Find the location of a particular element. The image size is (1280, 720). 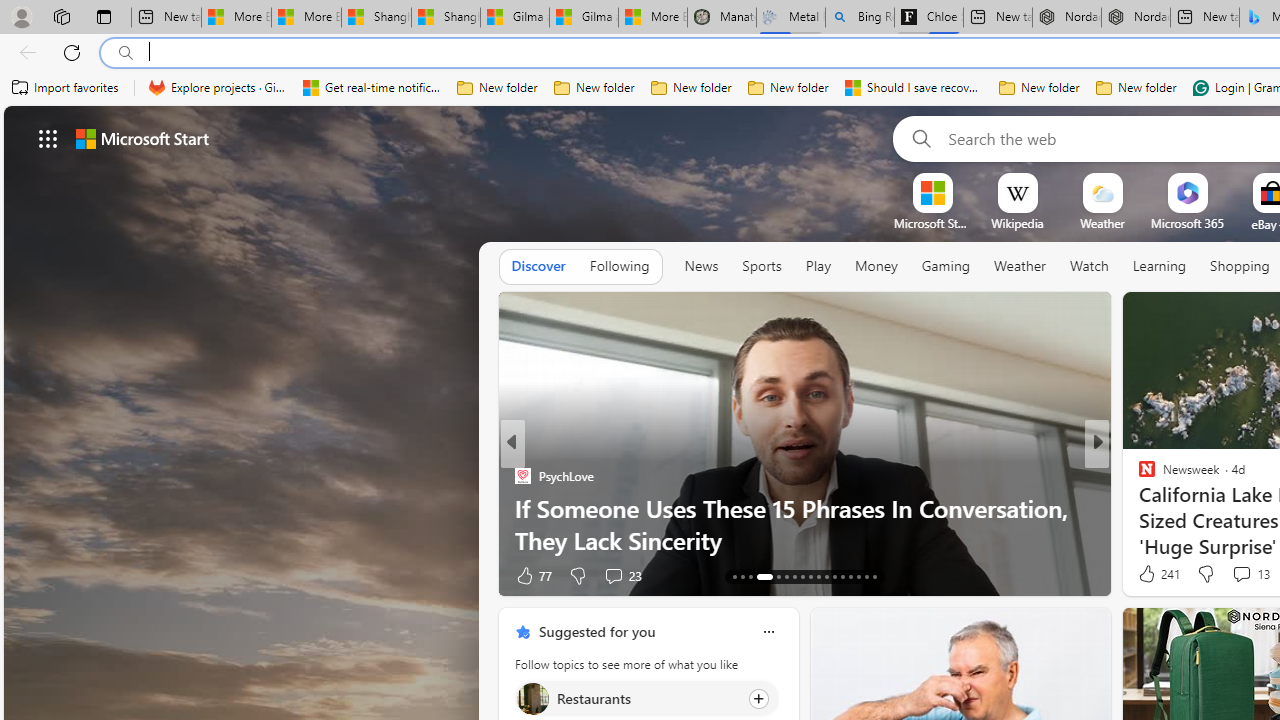

'ETNT Mind+Body' is located at coordinates (1138, 475).